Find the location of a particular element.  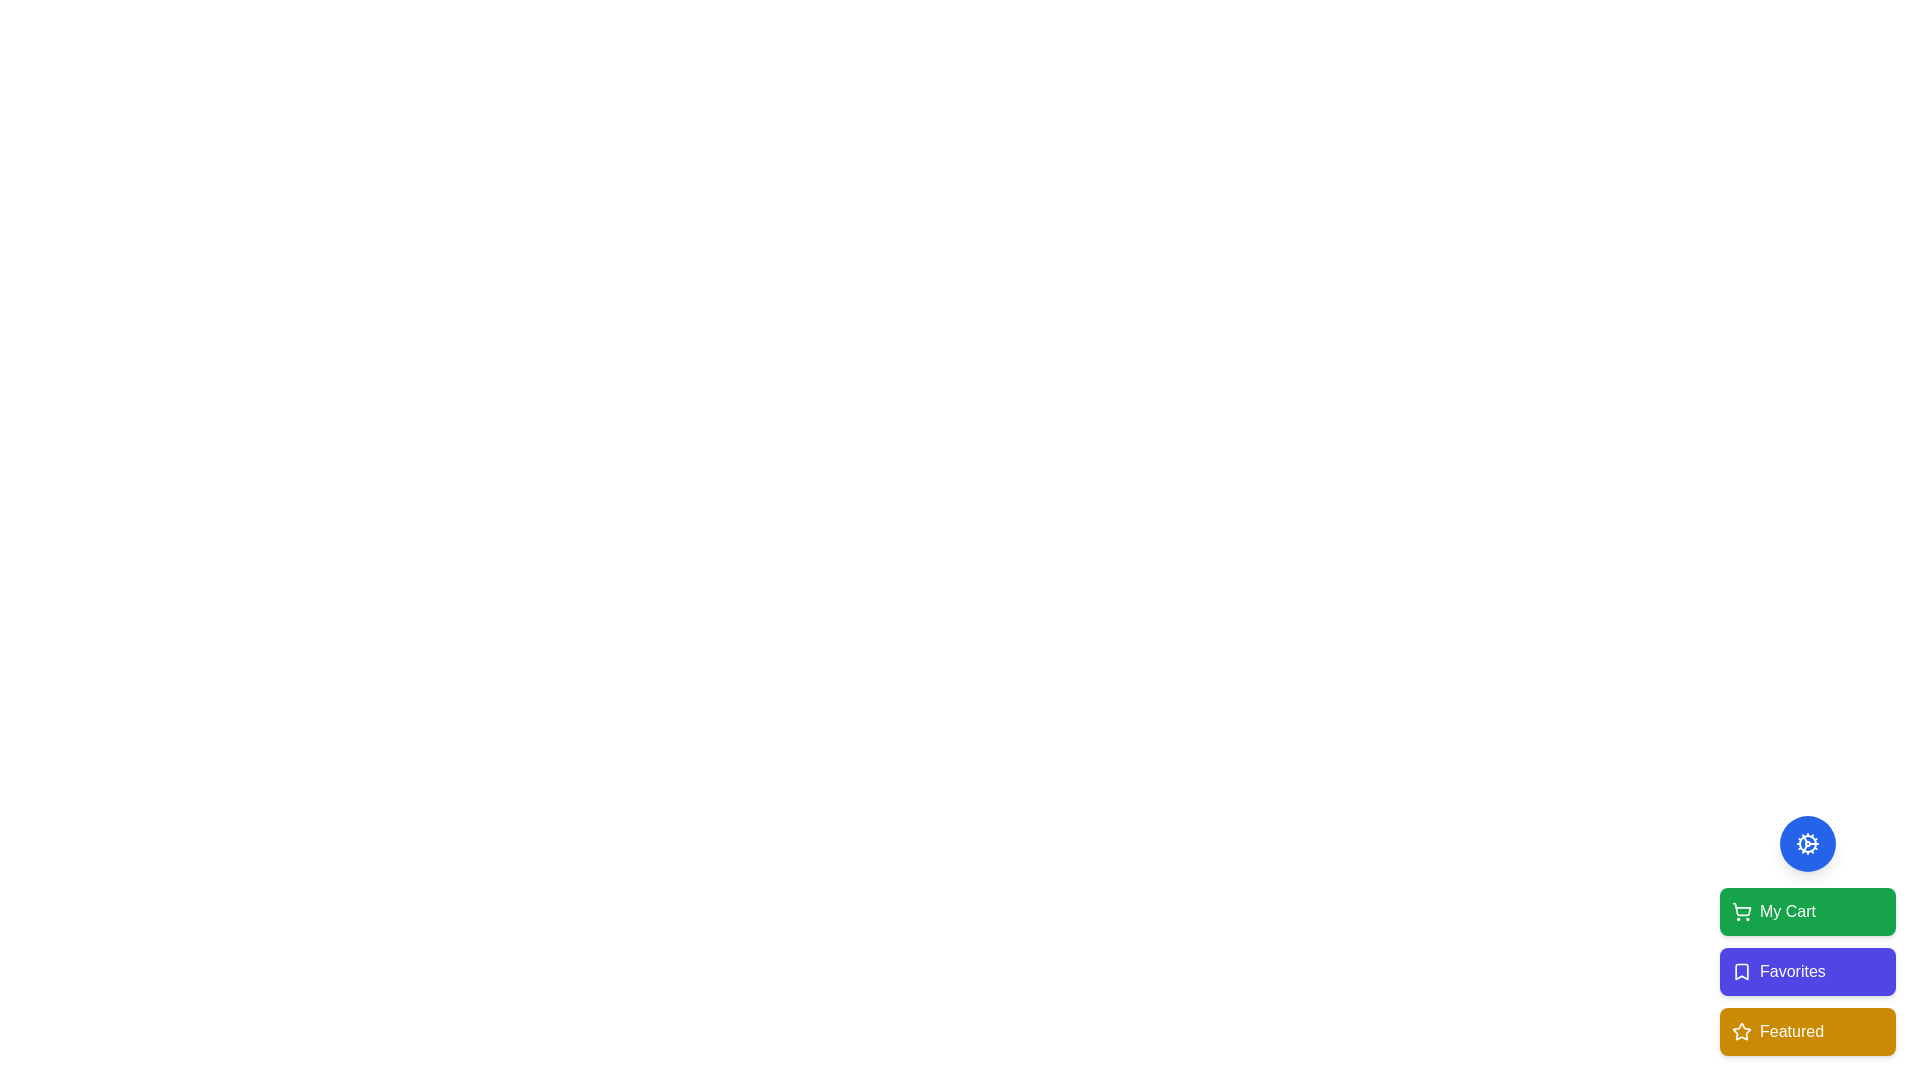

the 'Favorites' button located below the 'My Cart' button and above the 'Featured' button in the right panel of the application is located at coordinates (1808, 971).